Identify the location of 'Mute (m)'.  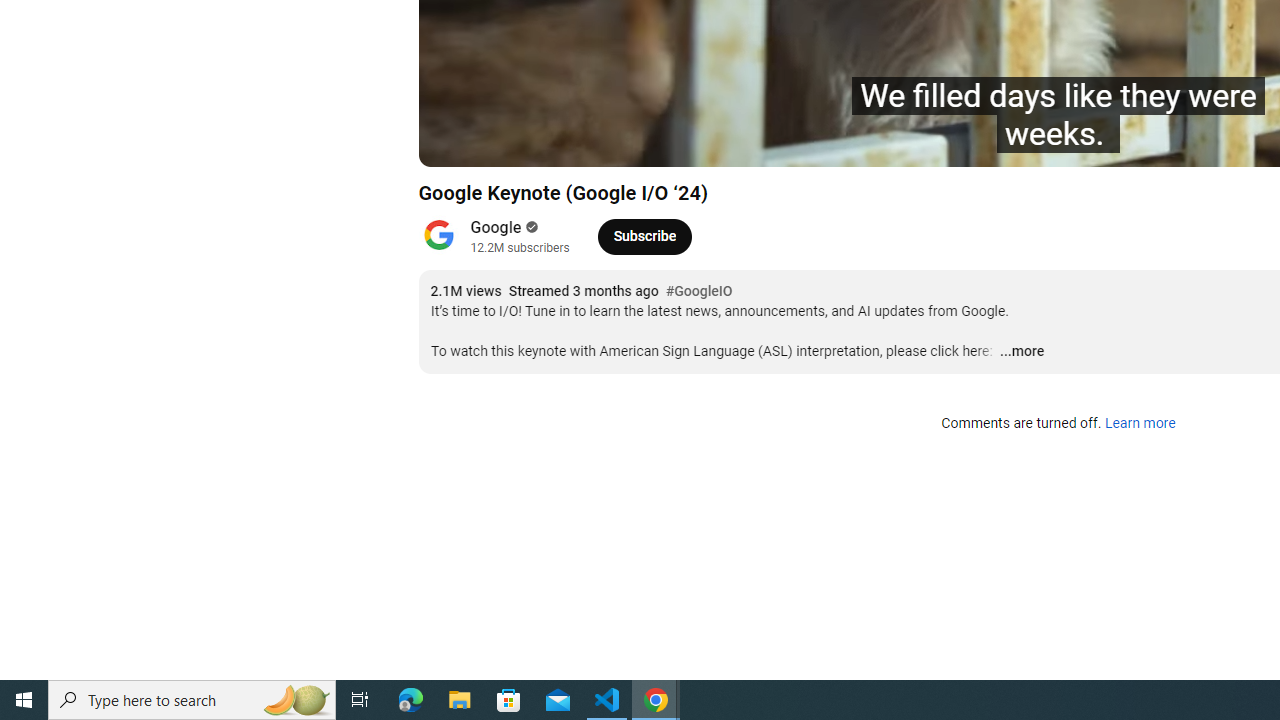
(548, 141).